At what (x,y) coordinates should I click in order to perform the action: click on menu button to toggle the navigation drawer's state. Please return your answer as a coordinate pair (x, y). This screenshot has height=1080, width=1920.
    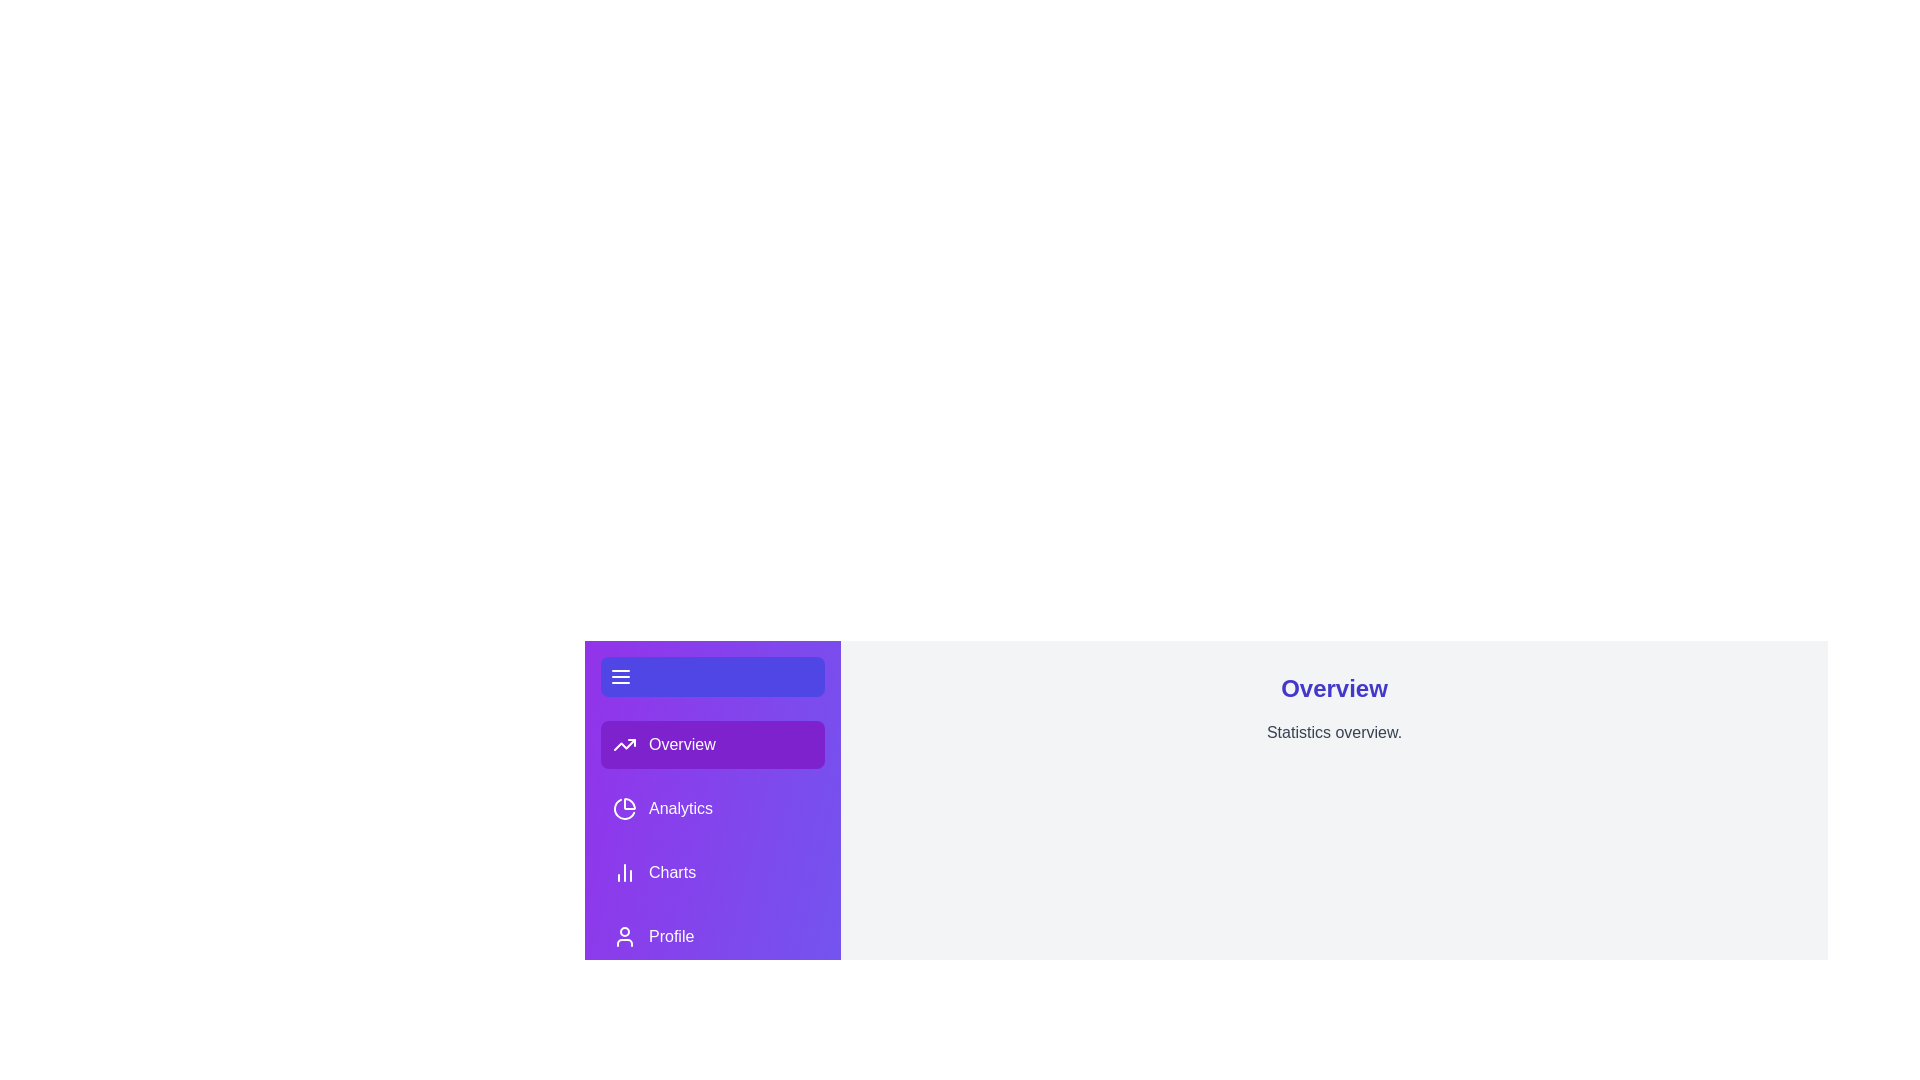
    Looking at the image, I should click on (619, 676).